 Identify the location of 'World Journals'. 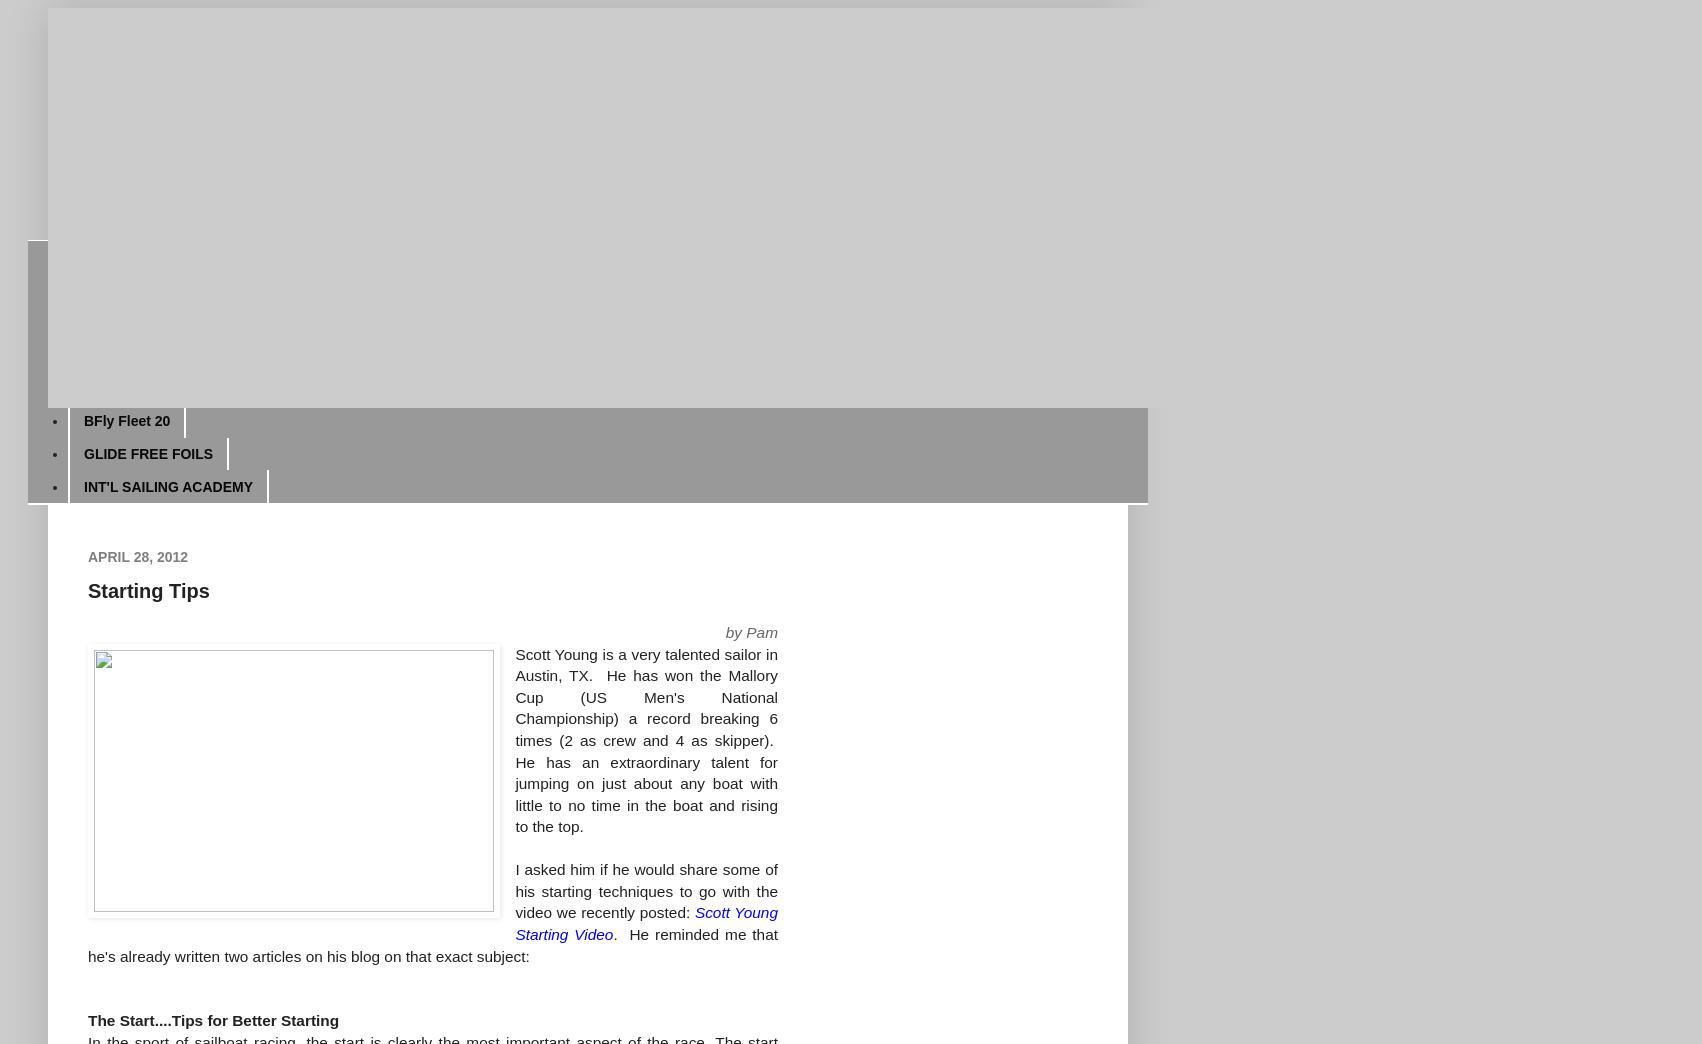
(134, 354).